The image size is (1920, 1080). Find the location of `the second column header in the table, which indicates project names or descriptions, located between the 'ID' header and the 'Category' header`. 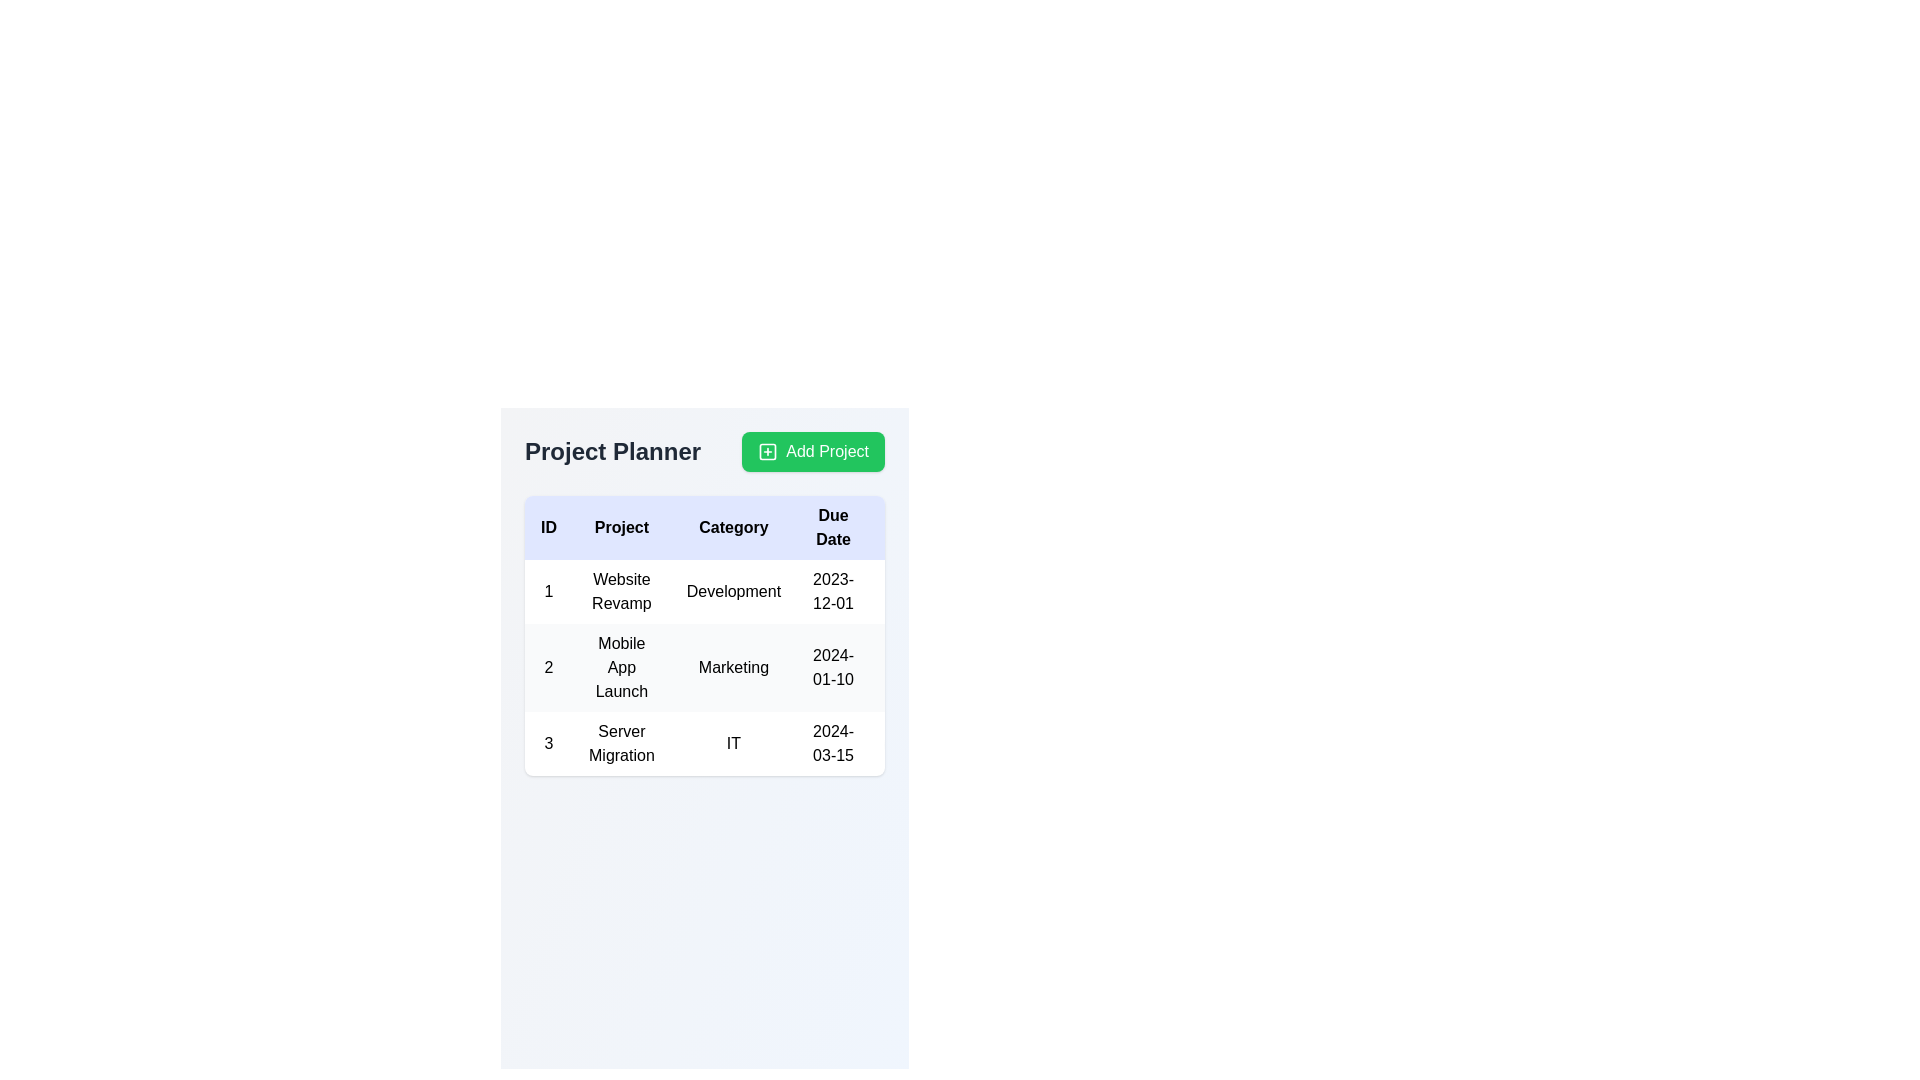

the second column header in the table, which indicates project names or descriptions, located between the 'ID' header and the 'Category' header is located at coordinates (620, 527).